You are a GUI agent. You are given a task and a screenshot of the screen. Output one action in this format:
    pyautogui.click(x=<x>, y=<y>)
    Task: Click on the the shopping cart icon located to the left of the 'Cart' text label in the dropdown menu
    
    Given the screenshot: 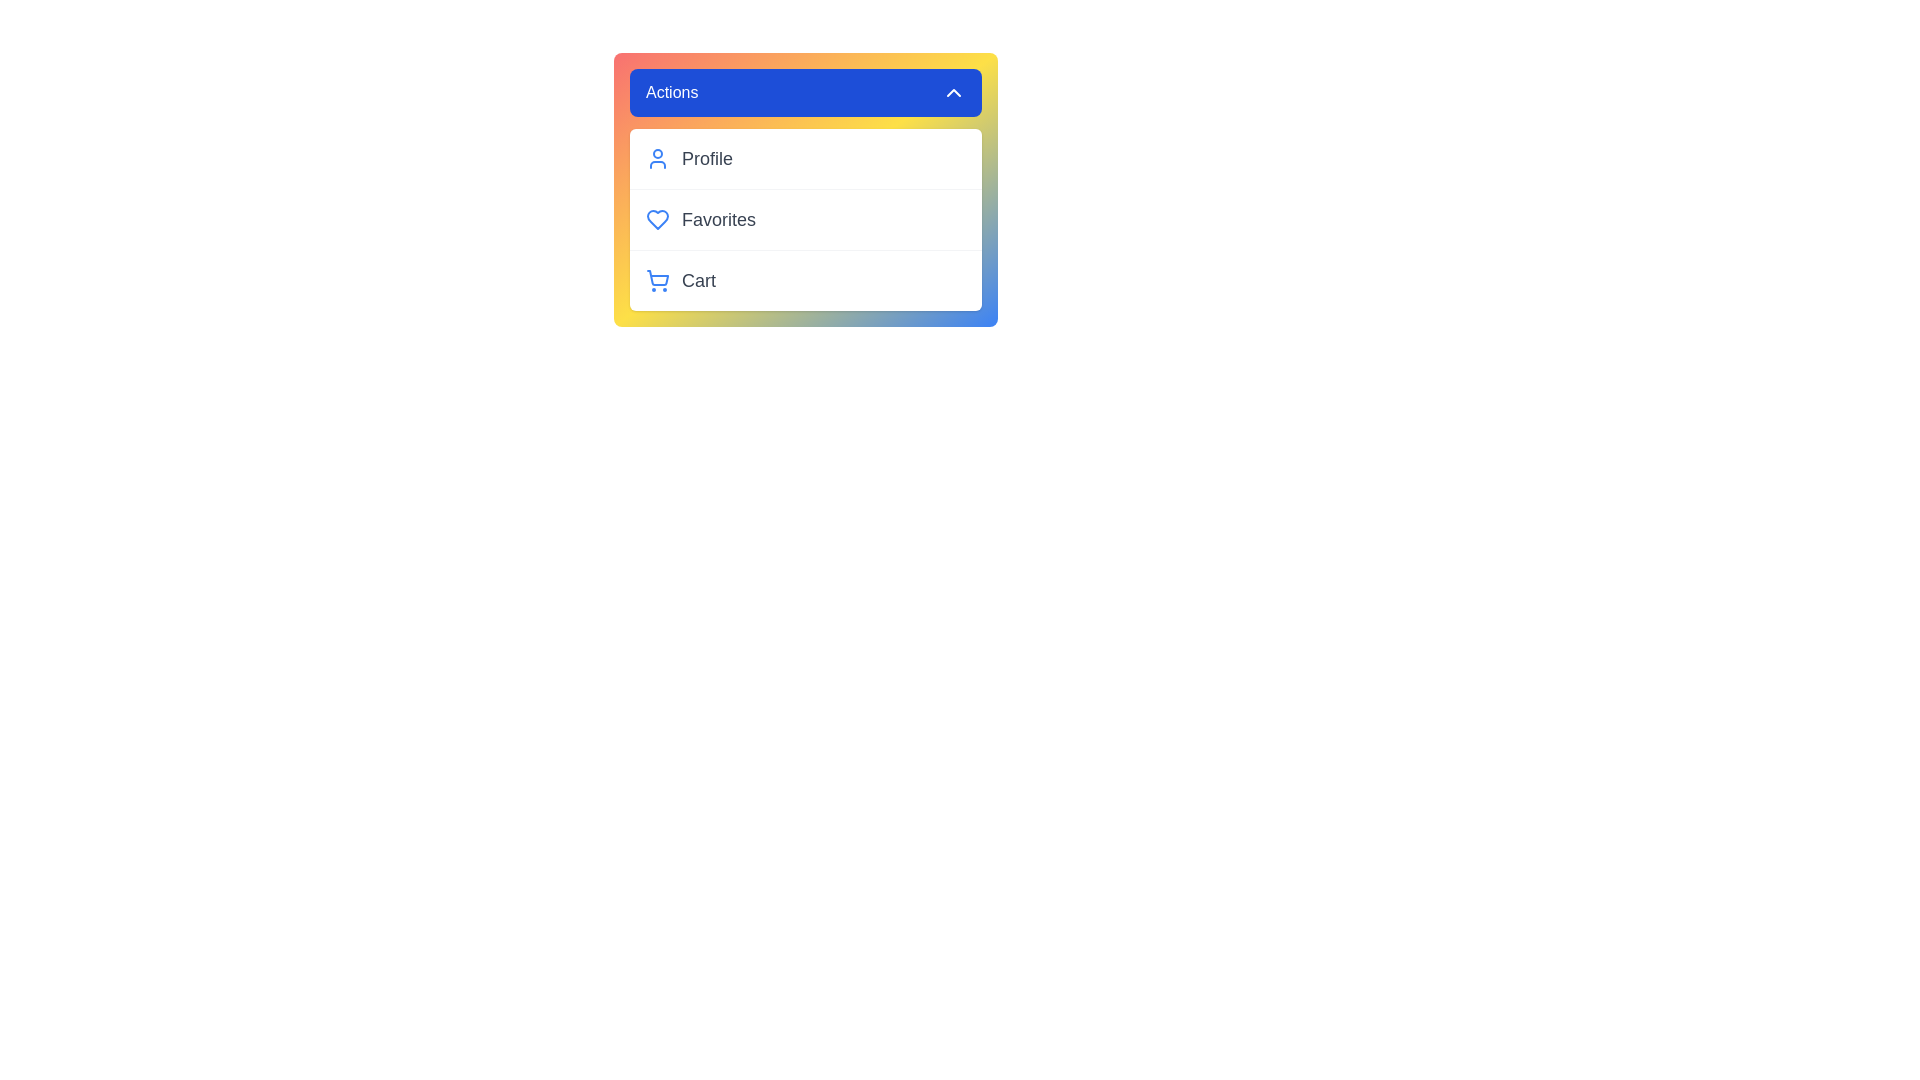 What is the action you would take?
    pyautogui.click(x=657, y=281)
    